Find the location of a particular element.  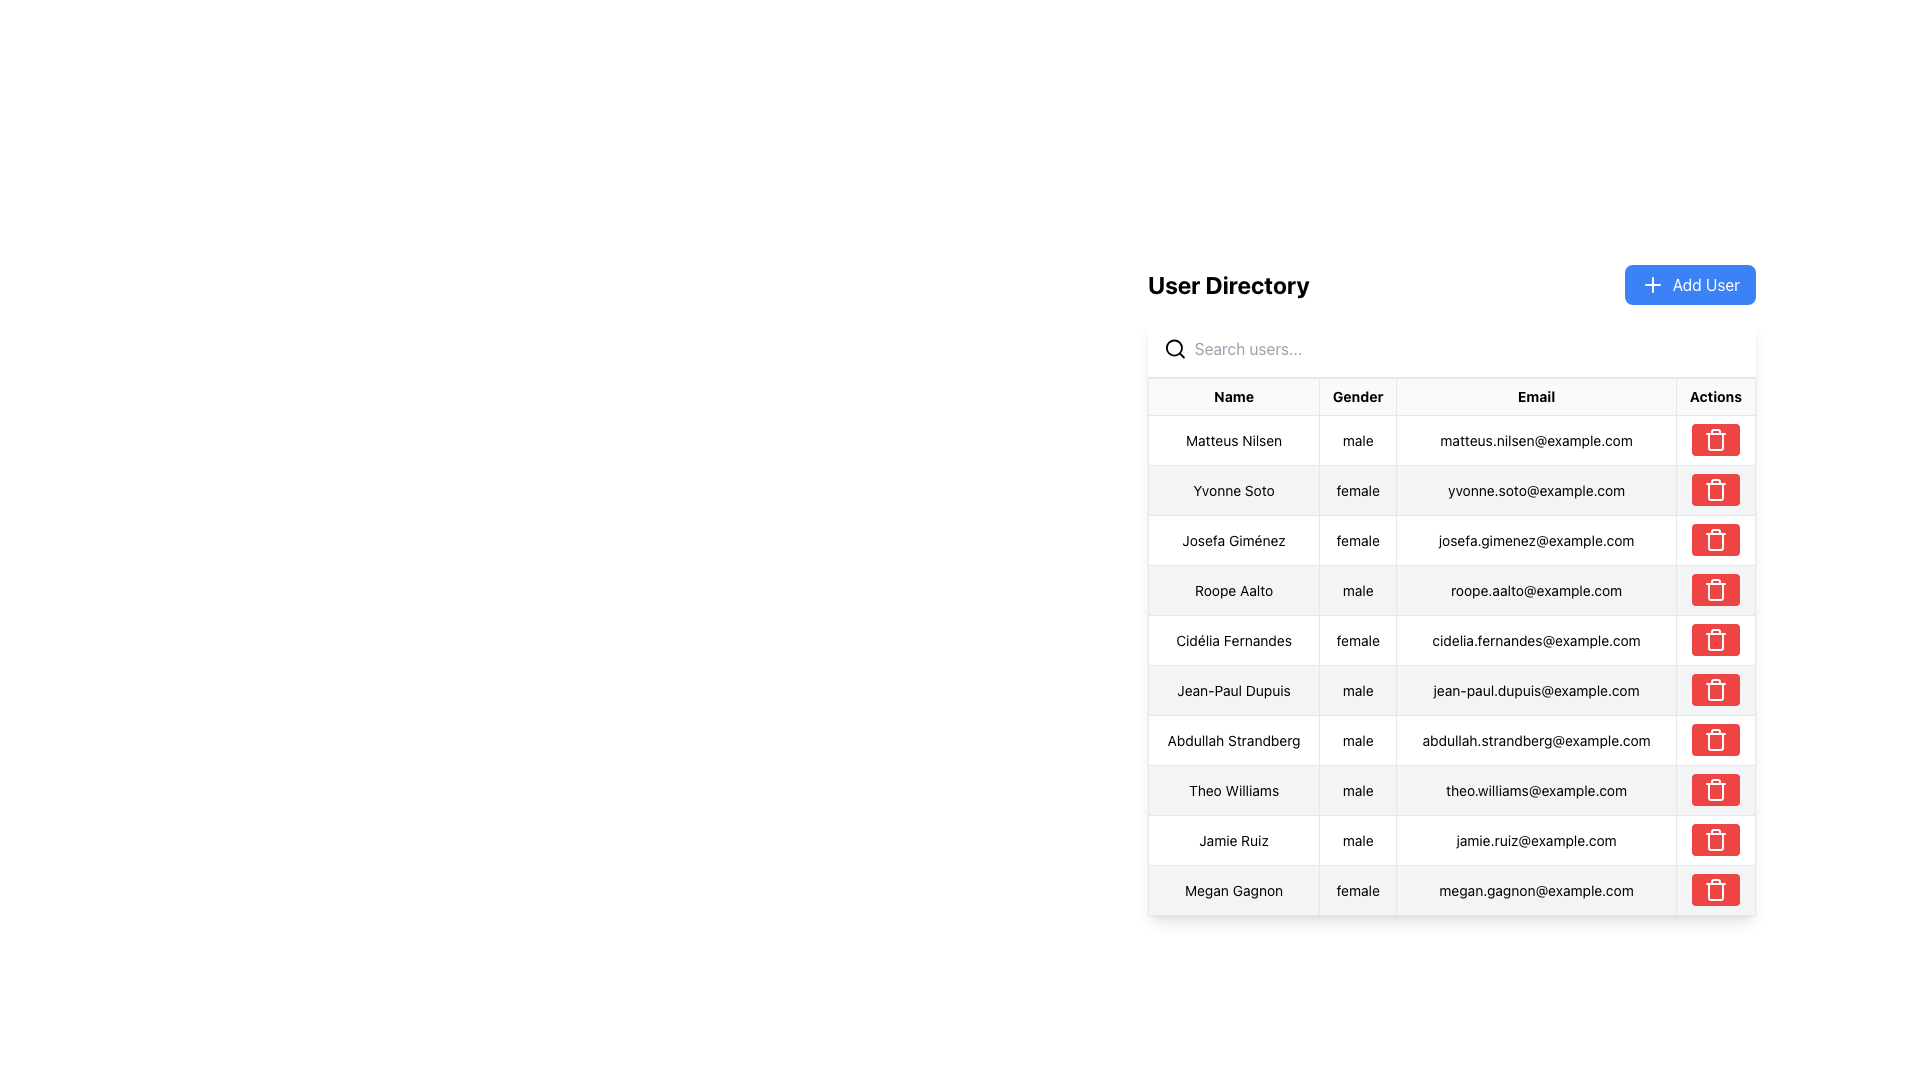

the 'Gender' table header, which is the second column header in a row of four headers, displayed in bold black font within a light gray bordered cell is located at coordinates (1358, 397).